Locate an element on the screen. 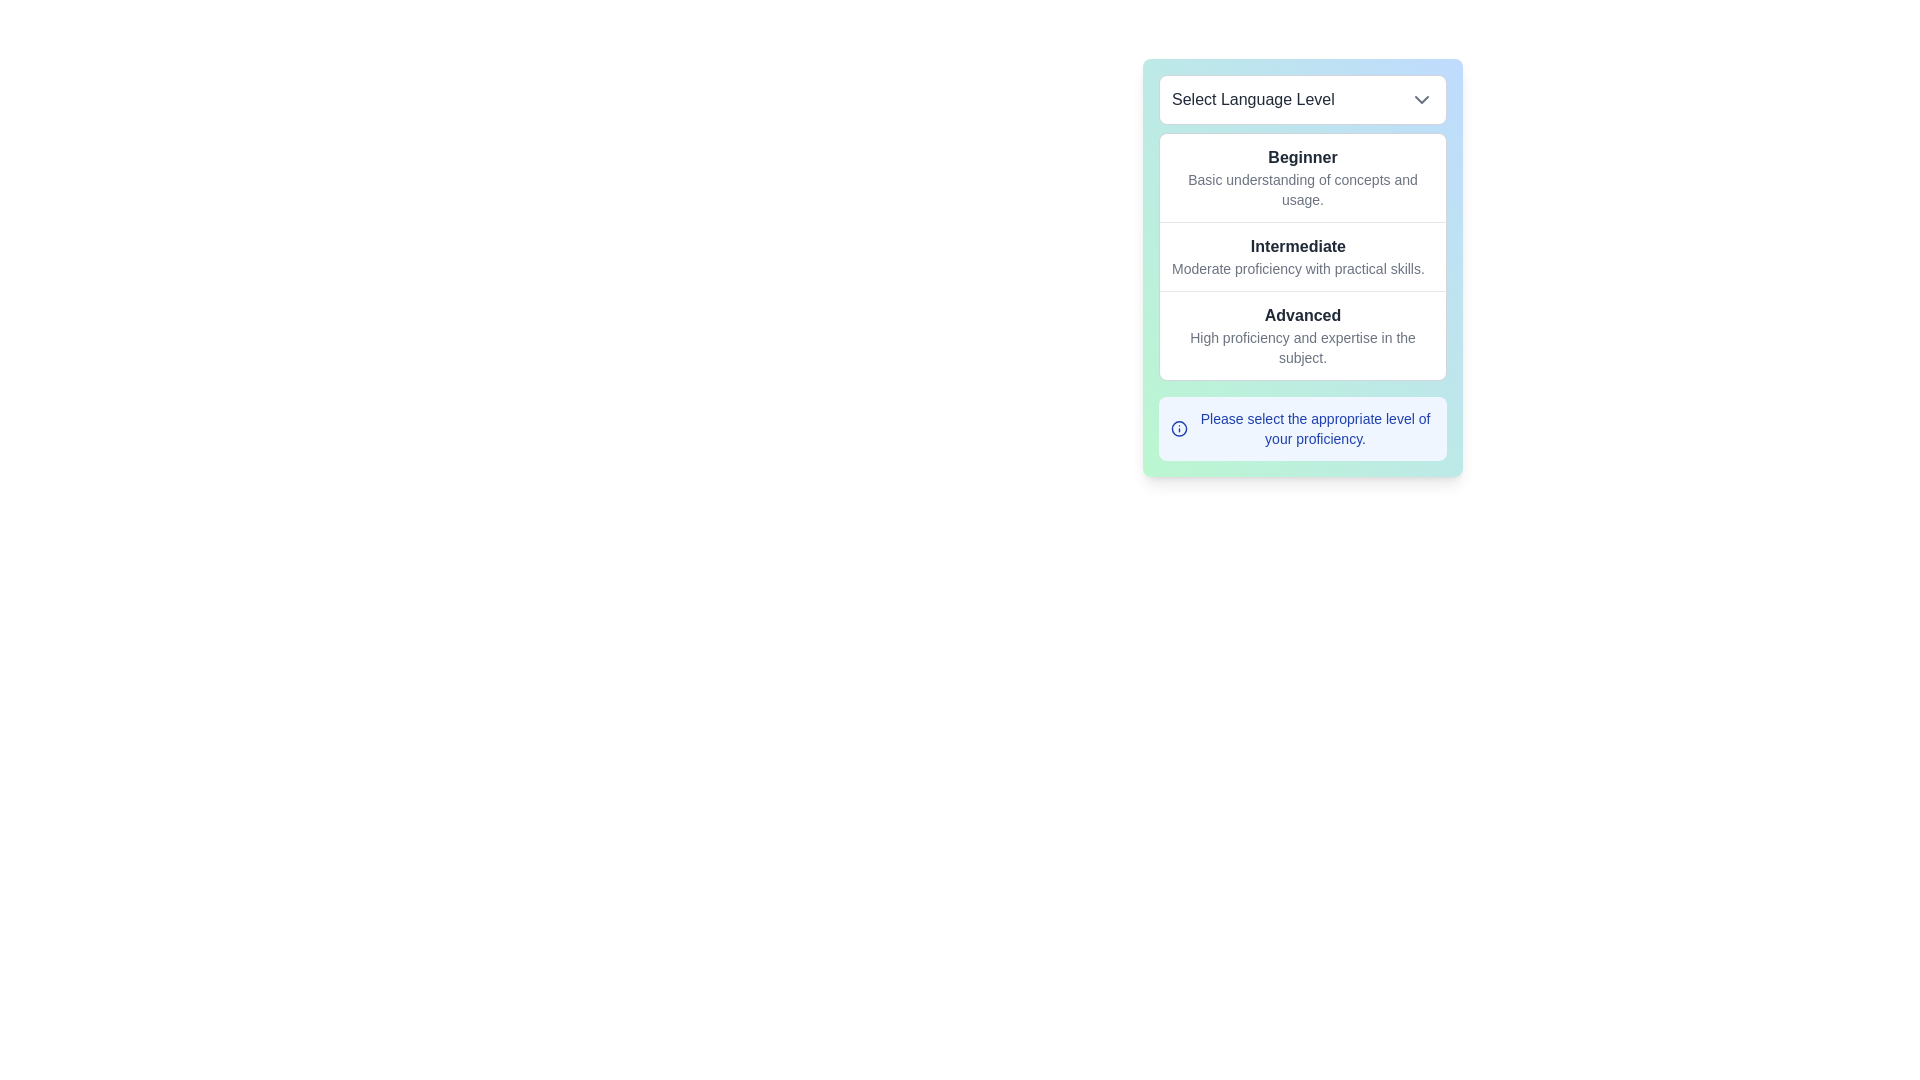 The height and width of the screenshot is (1080, 1920). the SVG circle graphic located inside the informational icon representing the letter 'i', which is positioned to the left of the text 'Please select the appropriate level of your proficiency.' is located at coordinates (1179, 427).